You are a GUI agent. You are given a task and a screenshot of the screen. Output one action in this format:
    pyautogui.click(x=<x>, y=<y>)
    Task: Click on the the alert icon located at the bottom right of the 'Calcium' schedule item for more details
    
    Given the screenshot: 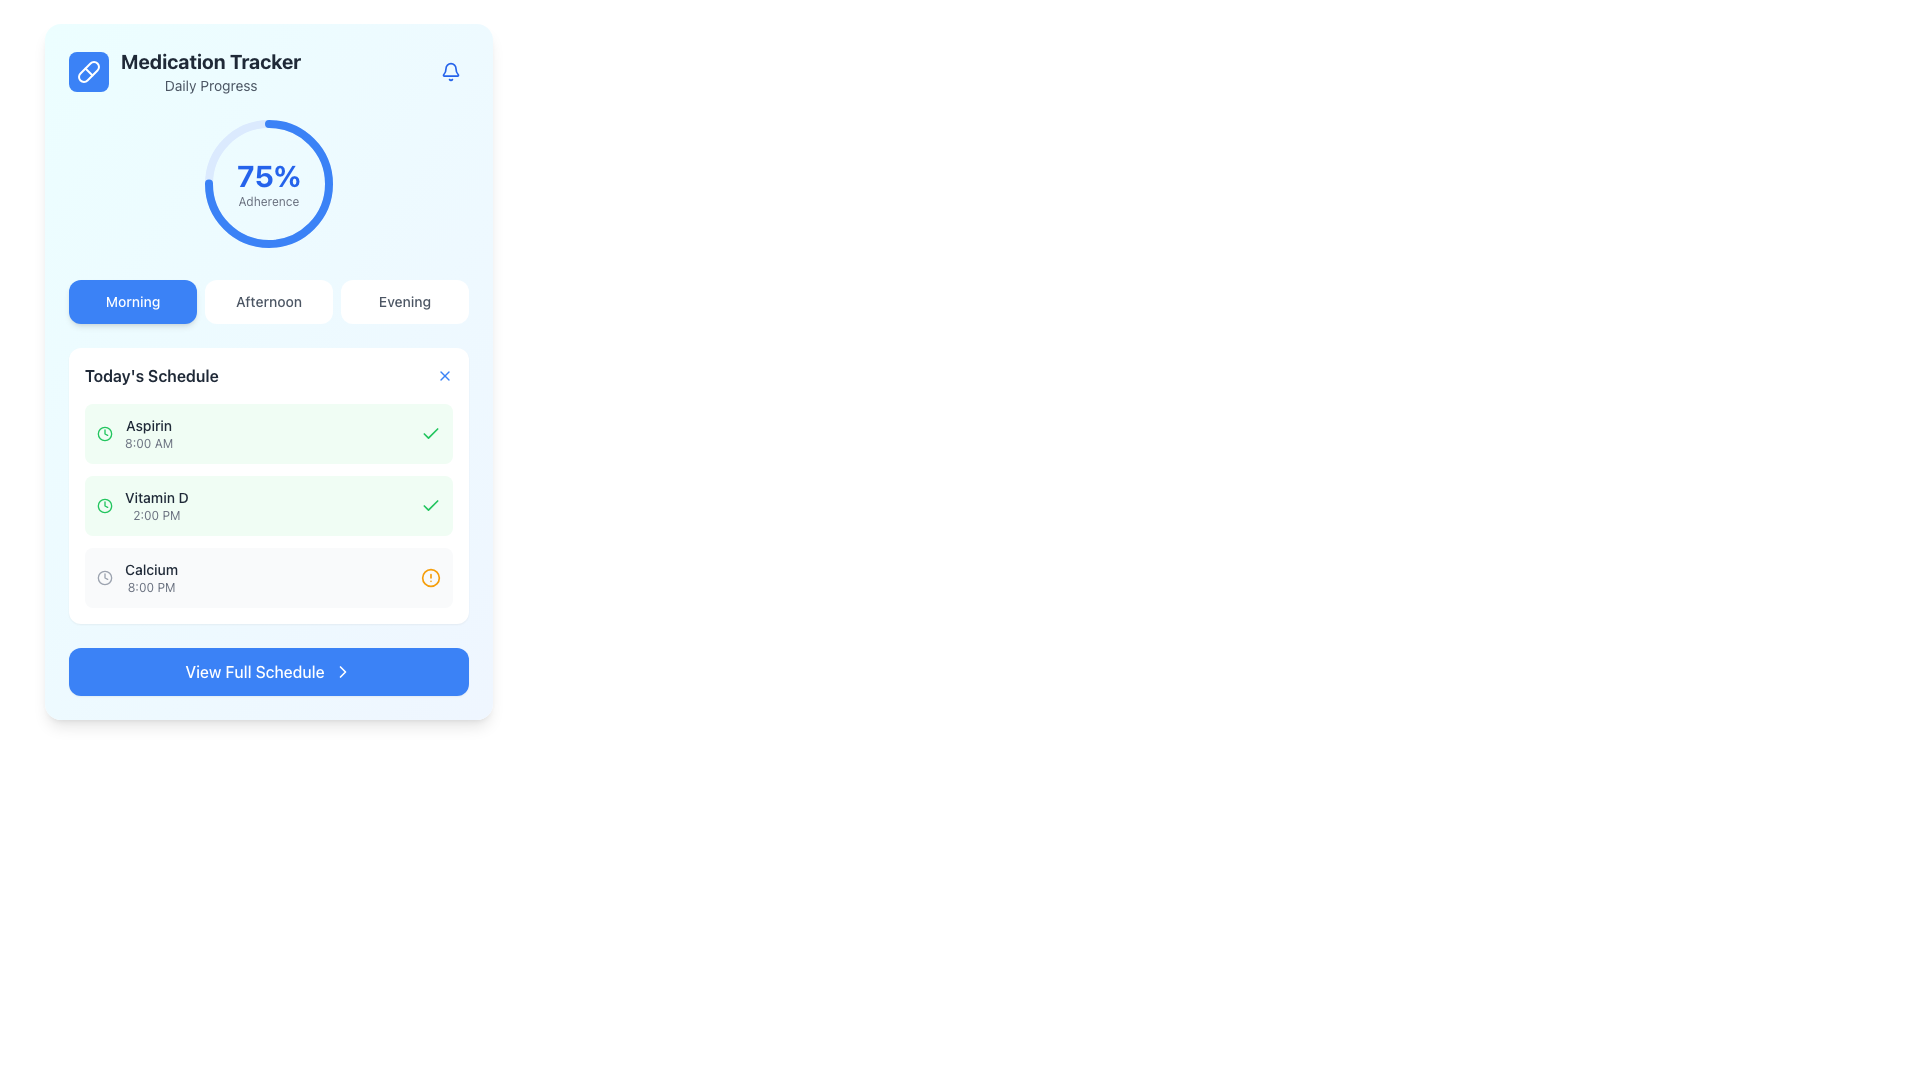 What is the action you would take?
    pyautogui.click(x=430, y=578)
    